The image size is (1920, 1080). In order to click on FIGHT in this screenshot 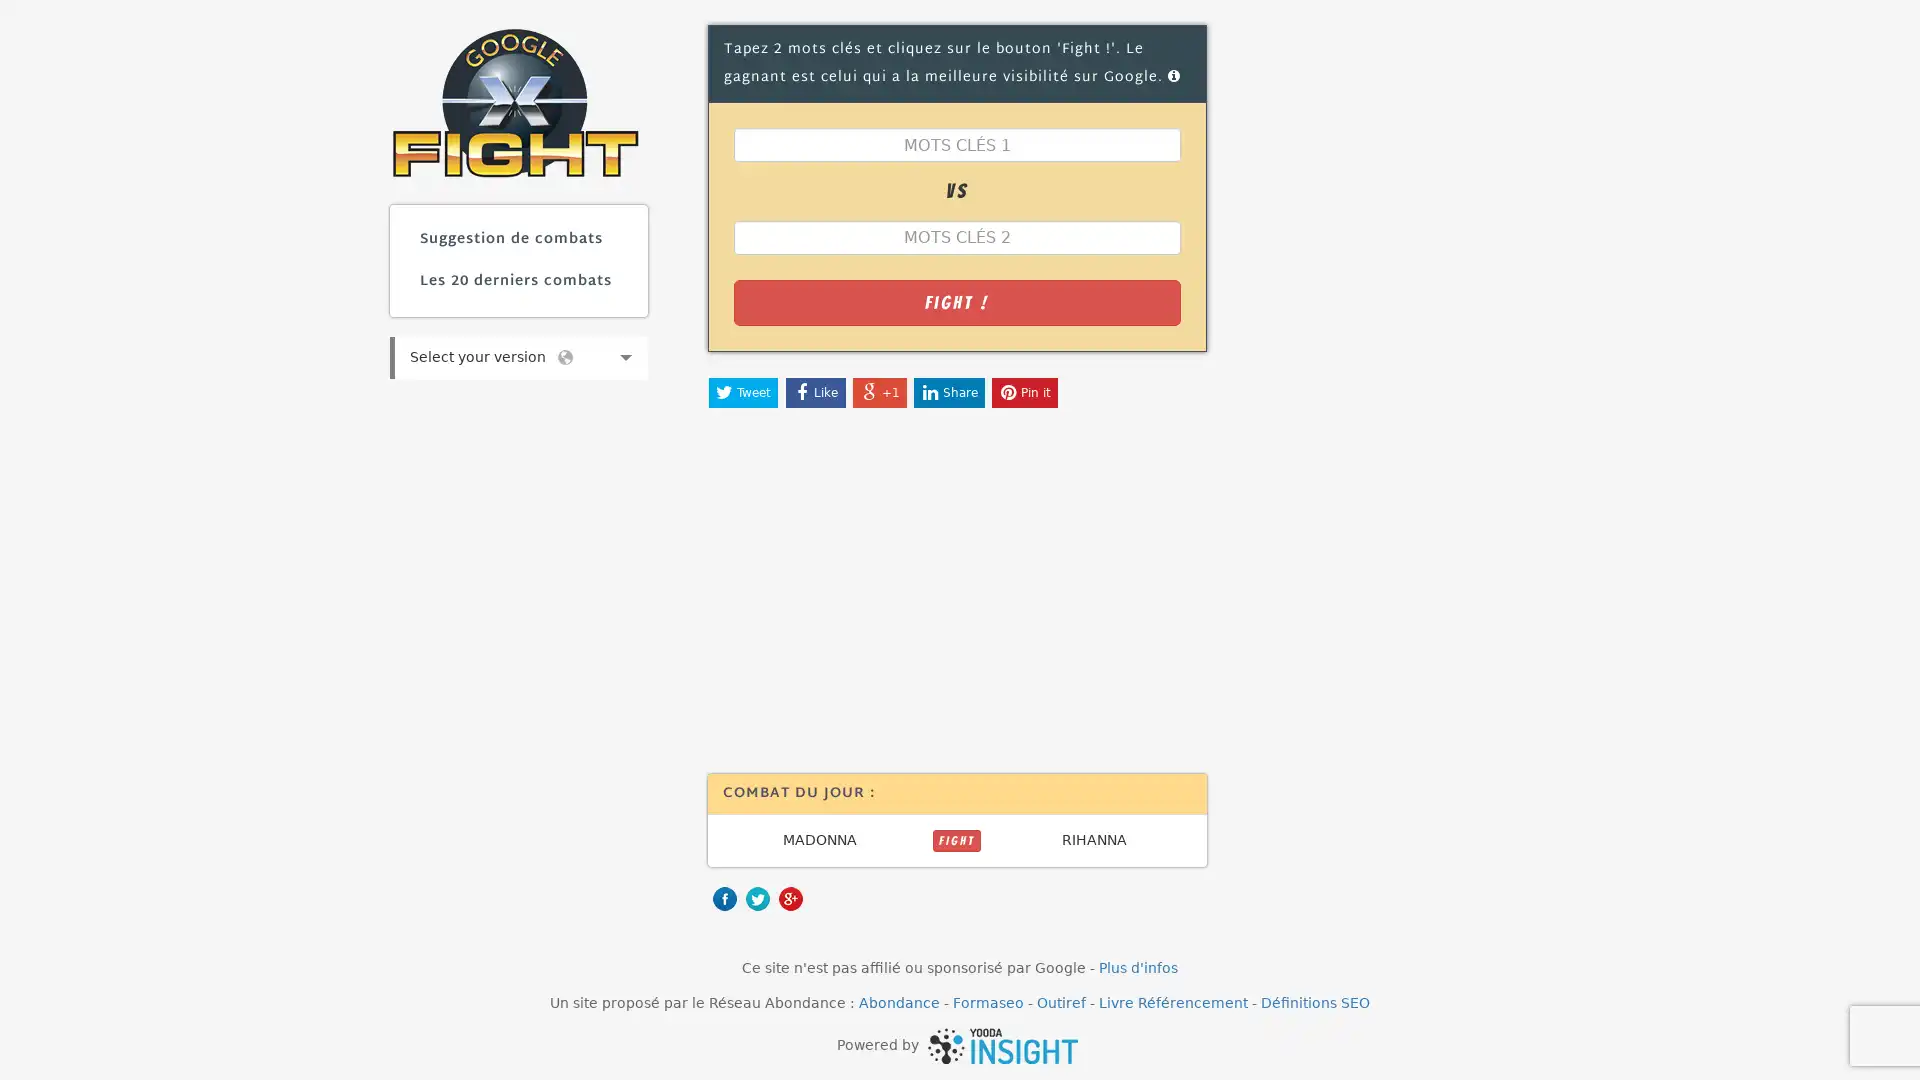, I will do `click(955, 840)`.